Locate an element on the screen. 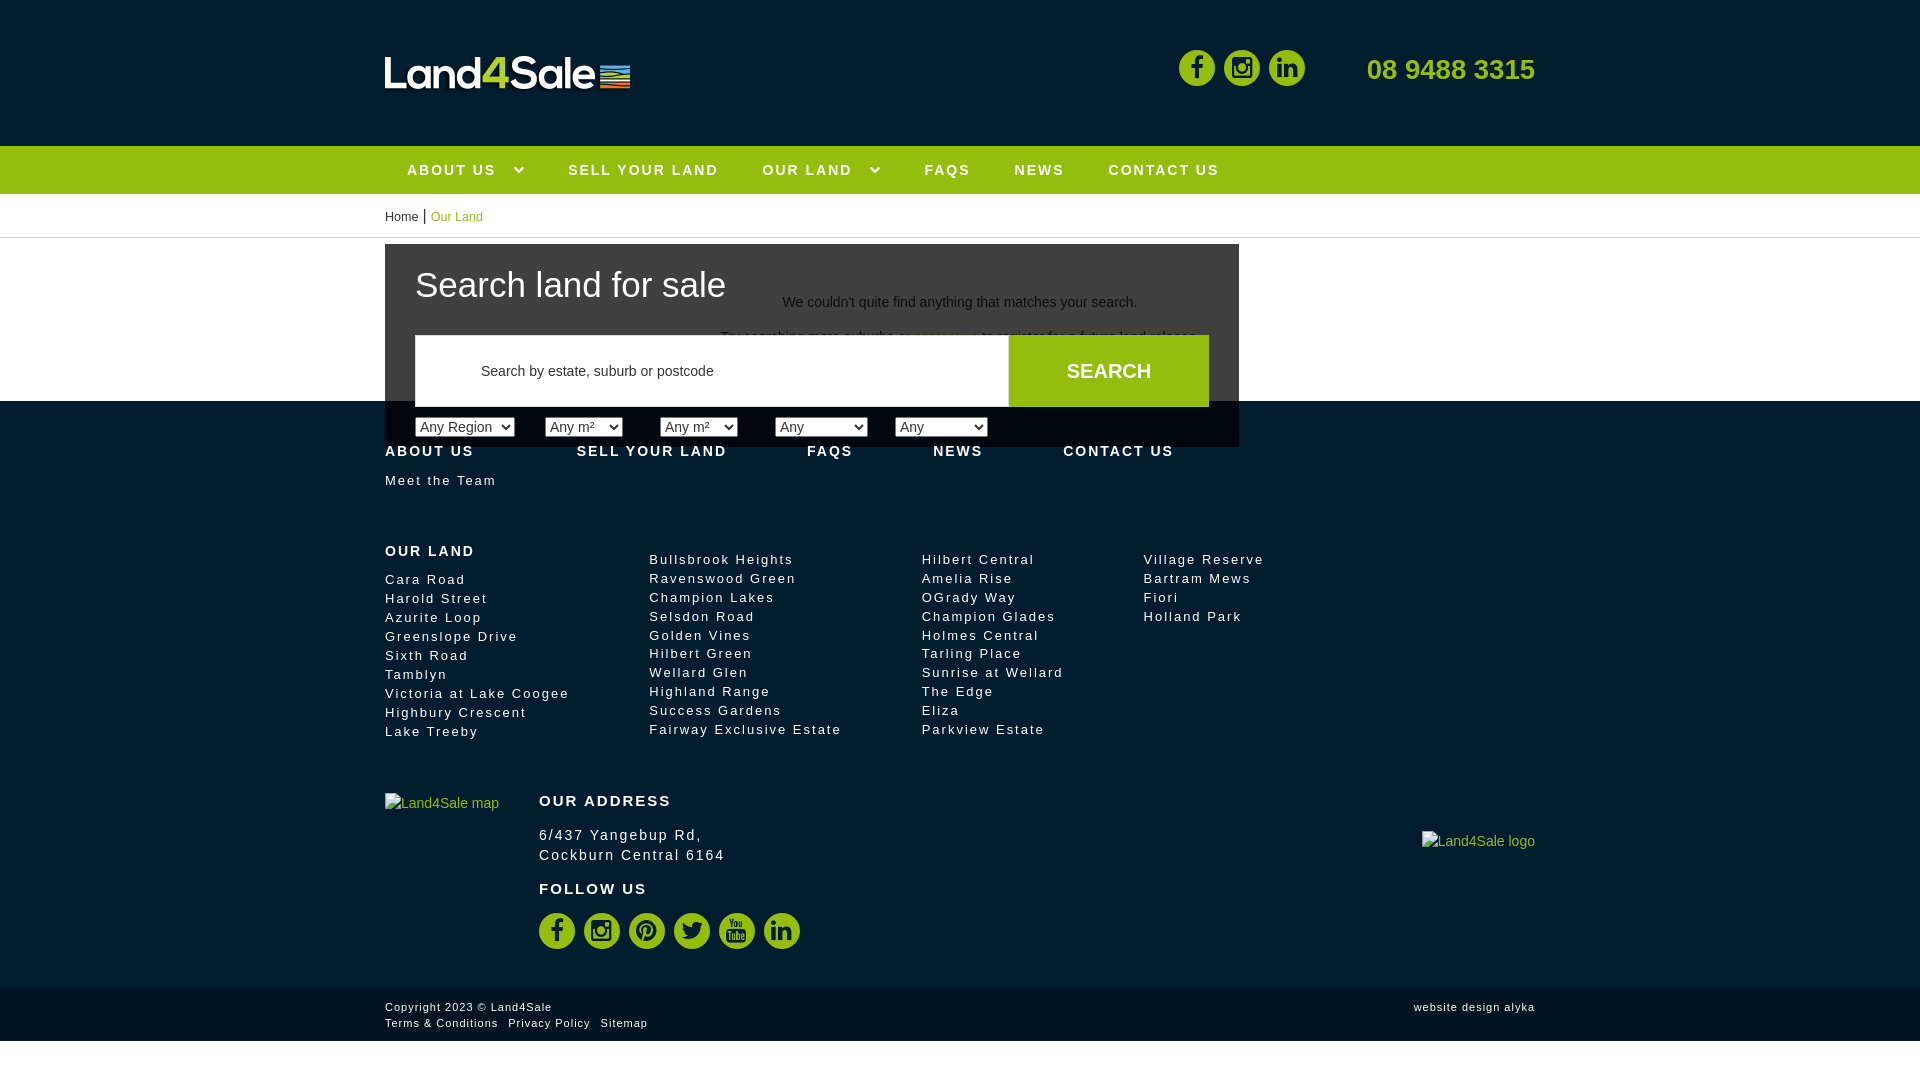 The height and width of the screenshot is (1080, 1920). 'Wellard Glen' is located at coordinates (698, 672).